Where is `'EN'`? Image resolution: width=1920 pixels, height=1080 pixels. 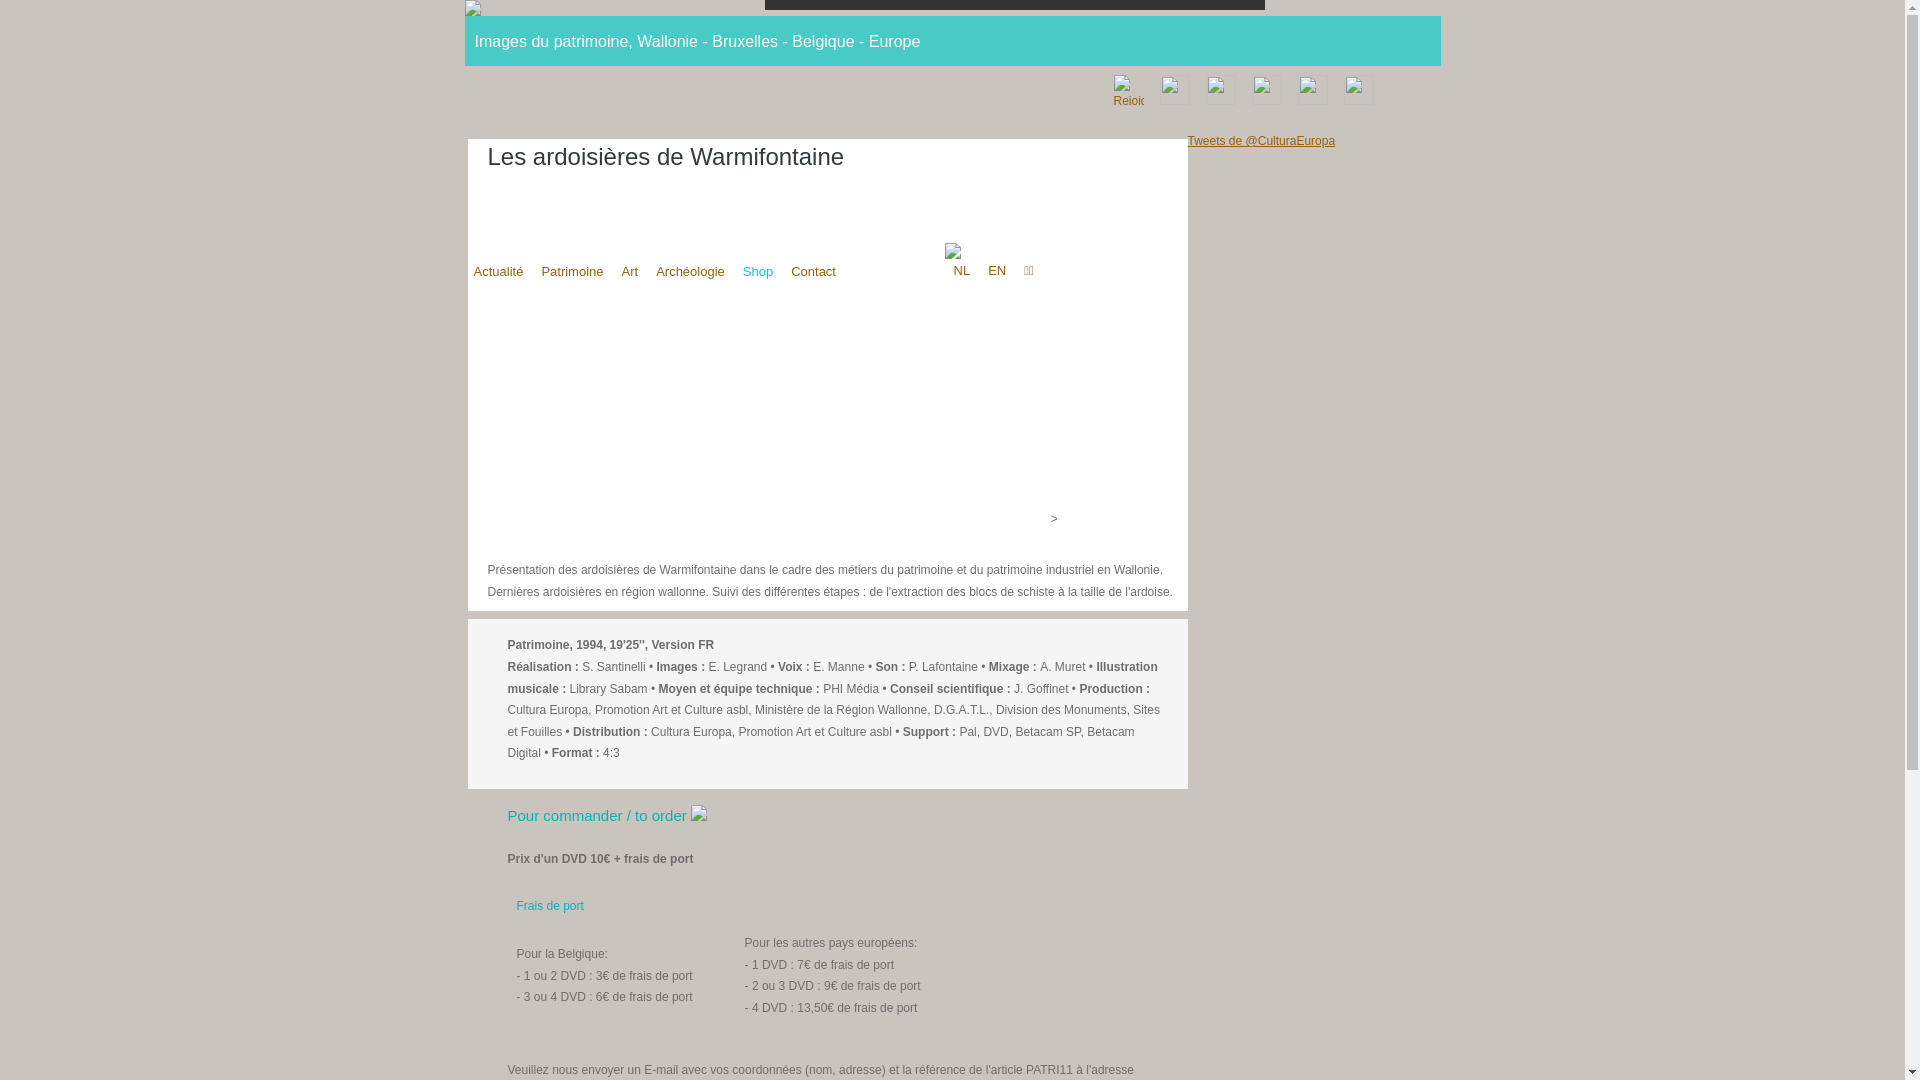 'EN' is located at coordinates (979, 270).